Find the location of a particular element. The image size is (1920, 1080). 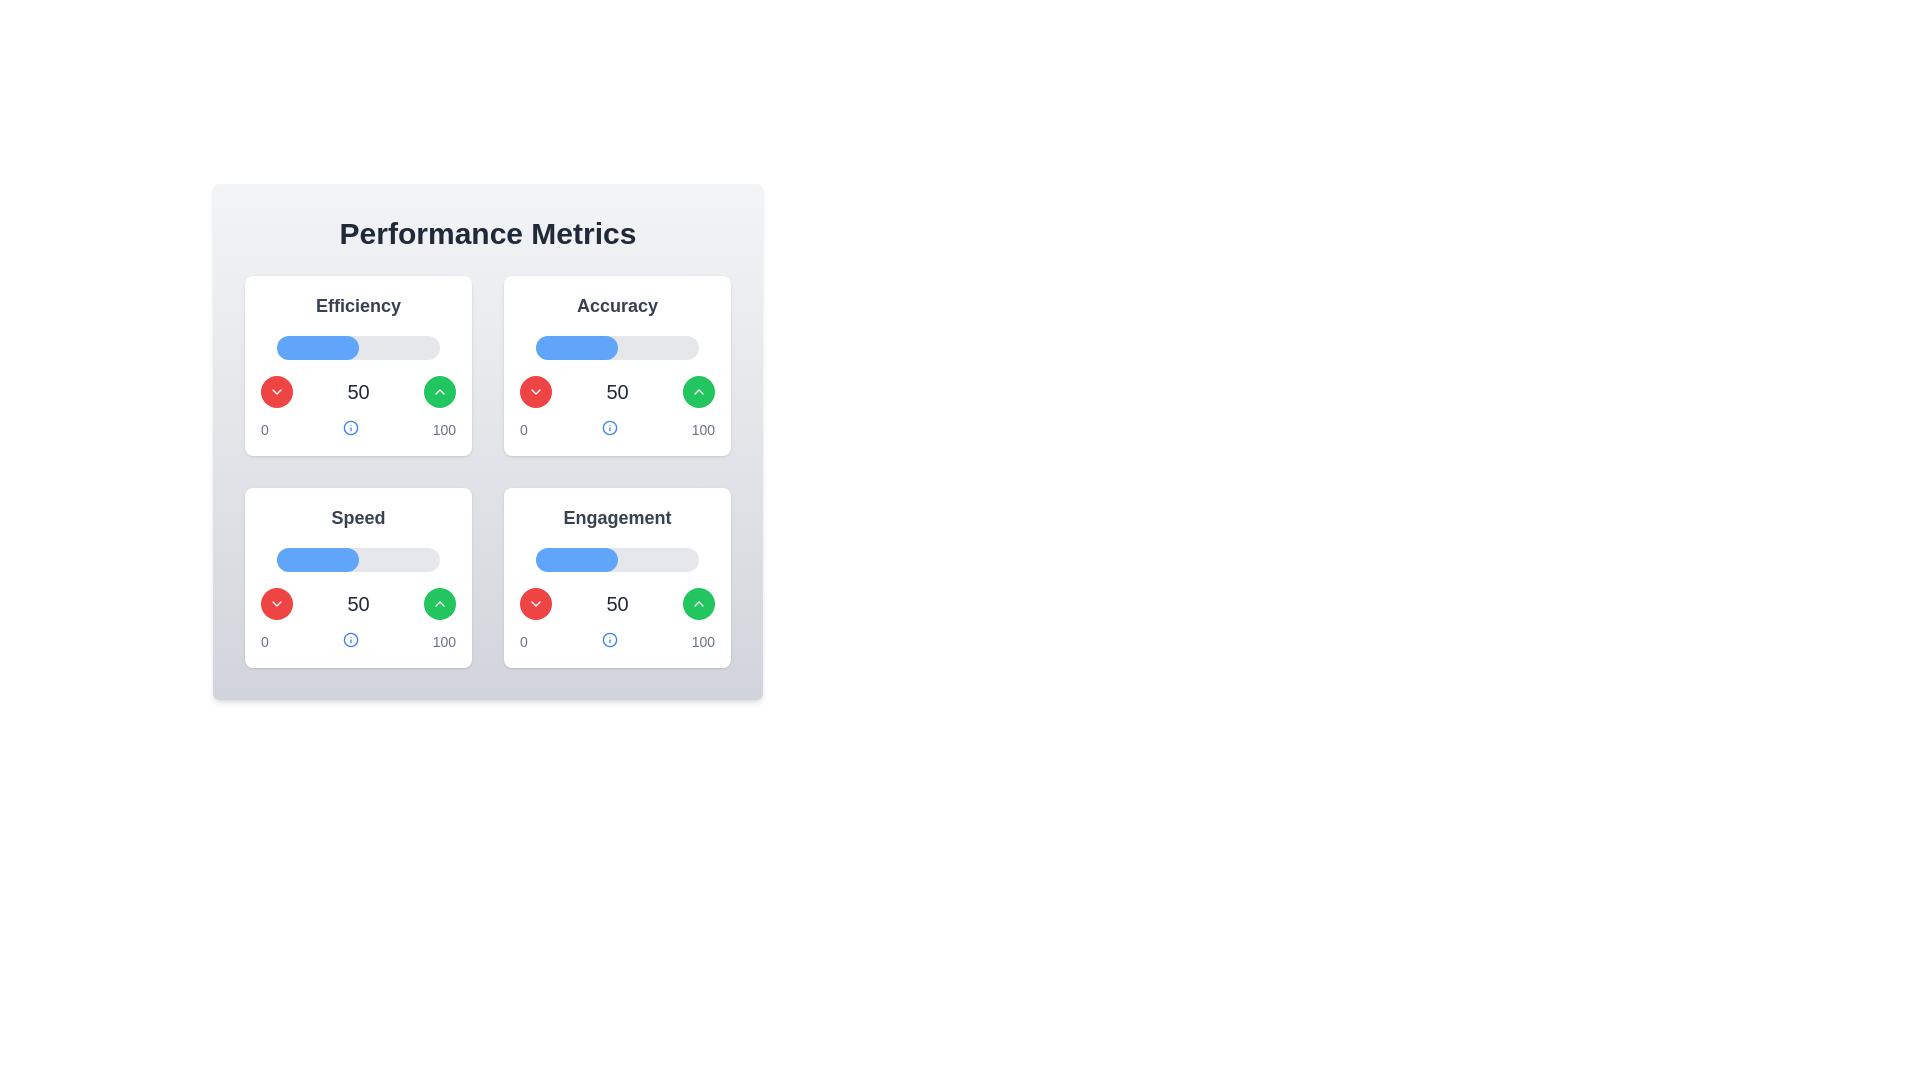

the label indicating the minimum score located at the bottom left of the 'Accuracy' card, which is part of the performance indicators is located at coordinates (523, 428).